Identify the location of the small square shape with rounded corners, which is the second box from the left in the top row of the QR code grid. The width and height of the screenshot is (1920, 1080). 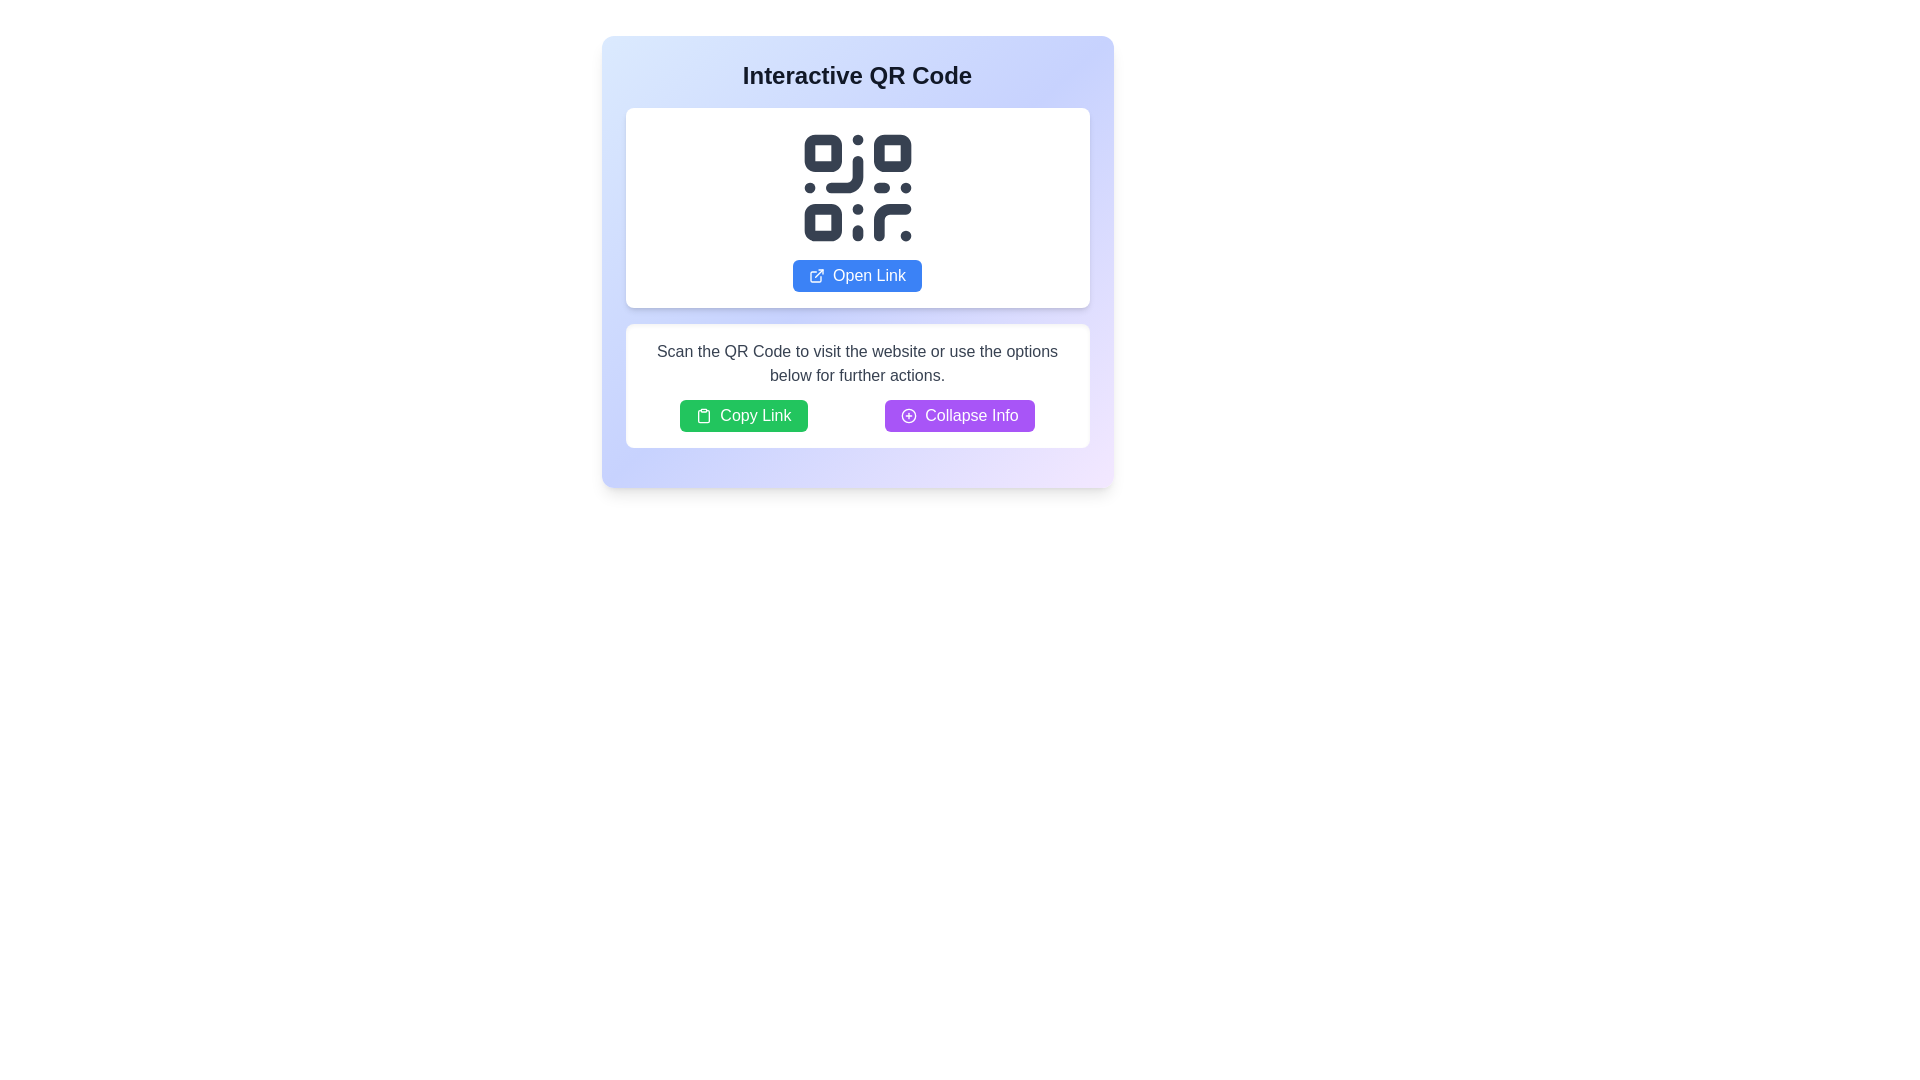
(891, 152).